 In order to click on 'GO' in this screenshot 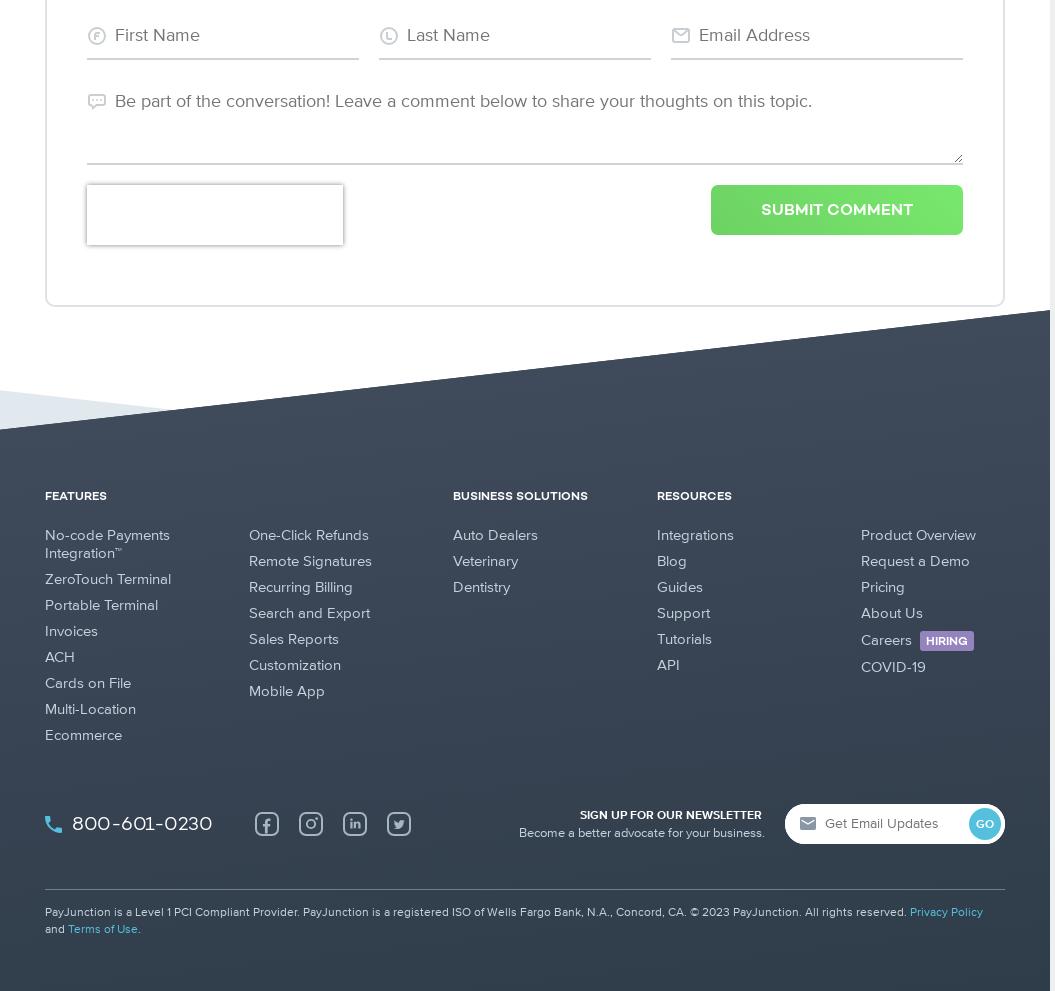, I will do `click(984, 824)`.